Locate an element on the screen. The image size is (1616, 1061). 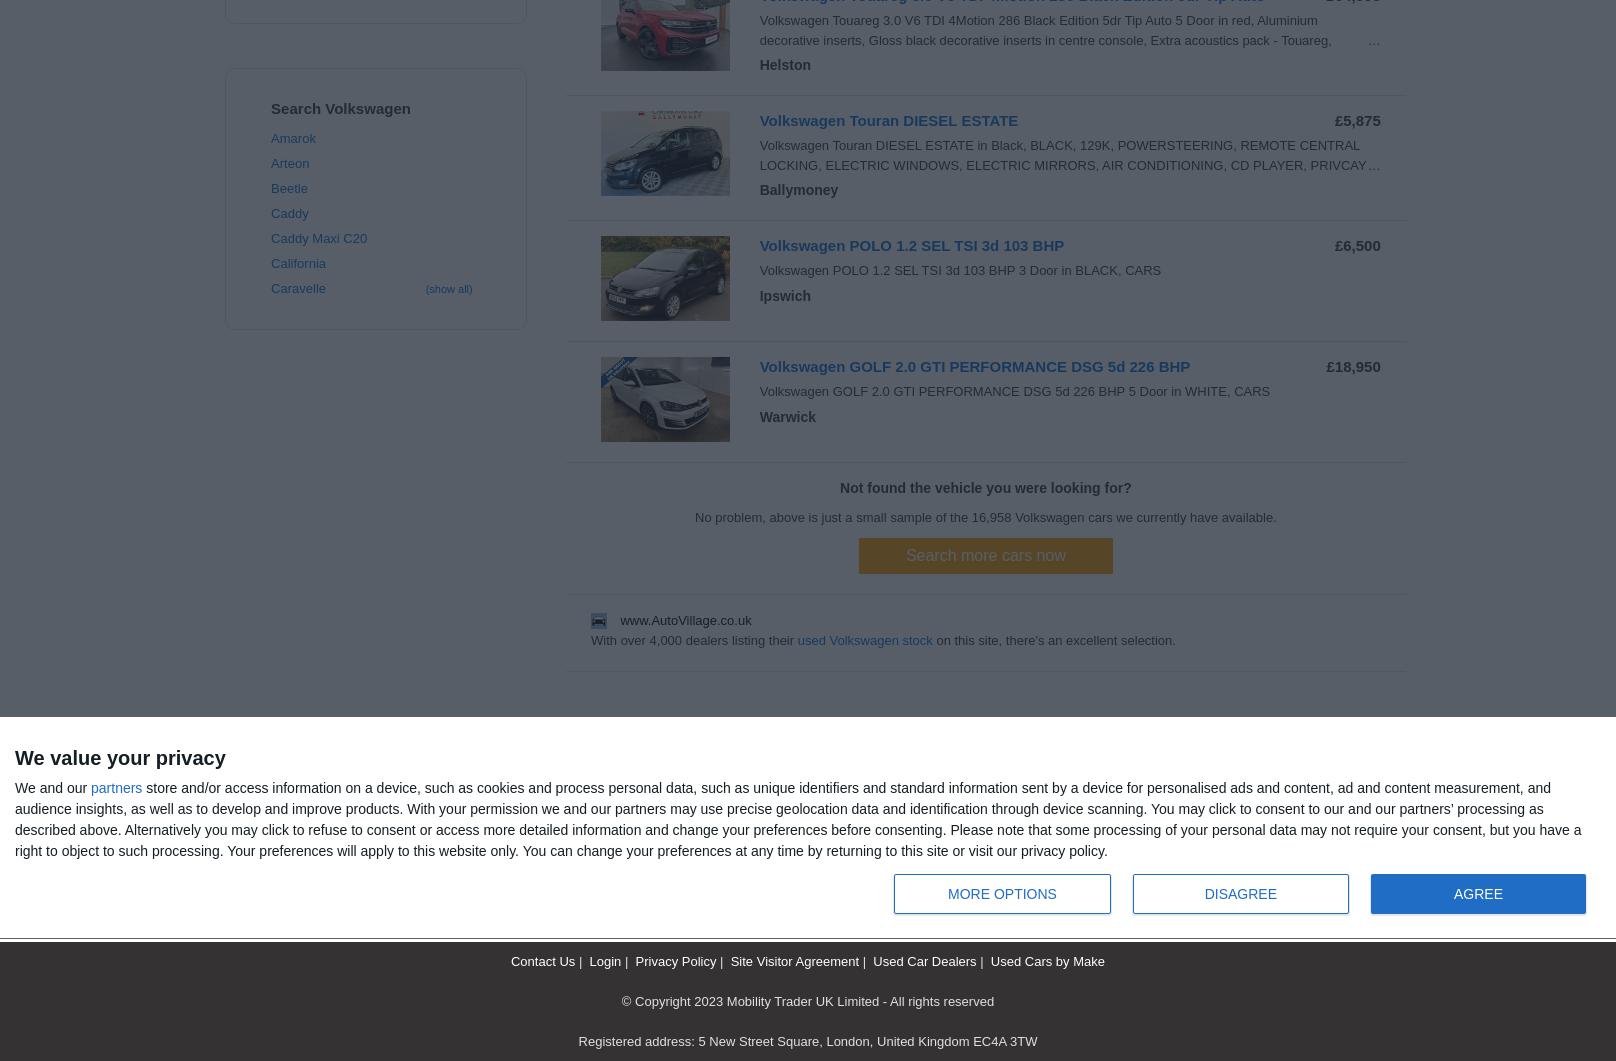
'Used Volkswagen Car in UK Search' is located at coordinates (346, 801).